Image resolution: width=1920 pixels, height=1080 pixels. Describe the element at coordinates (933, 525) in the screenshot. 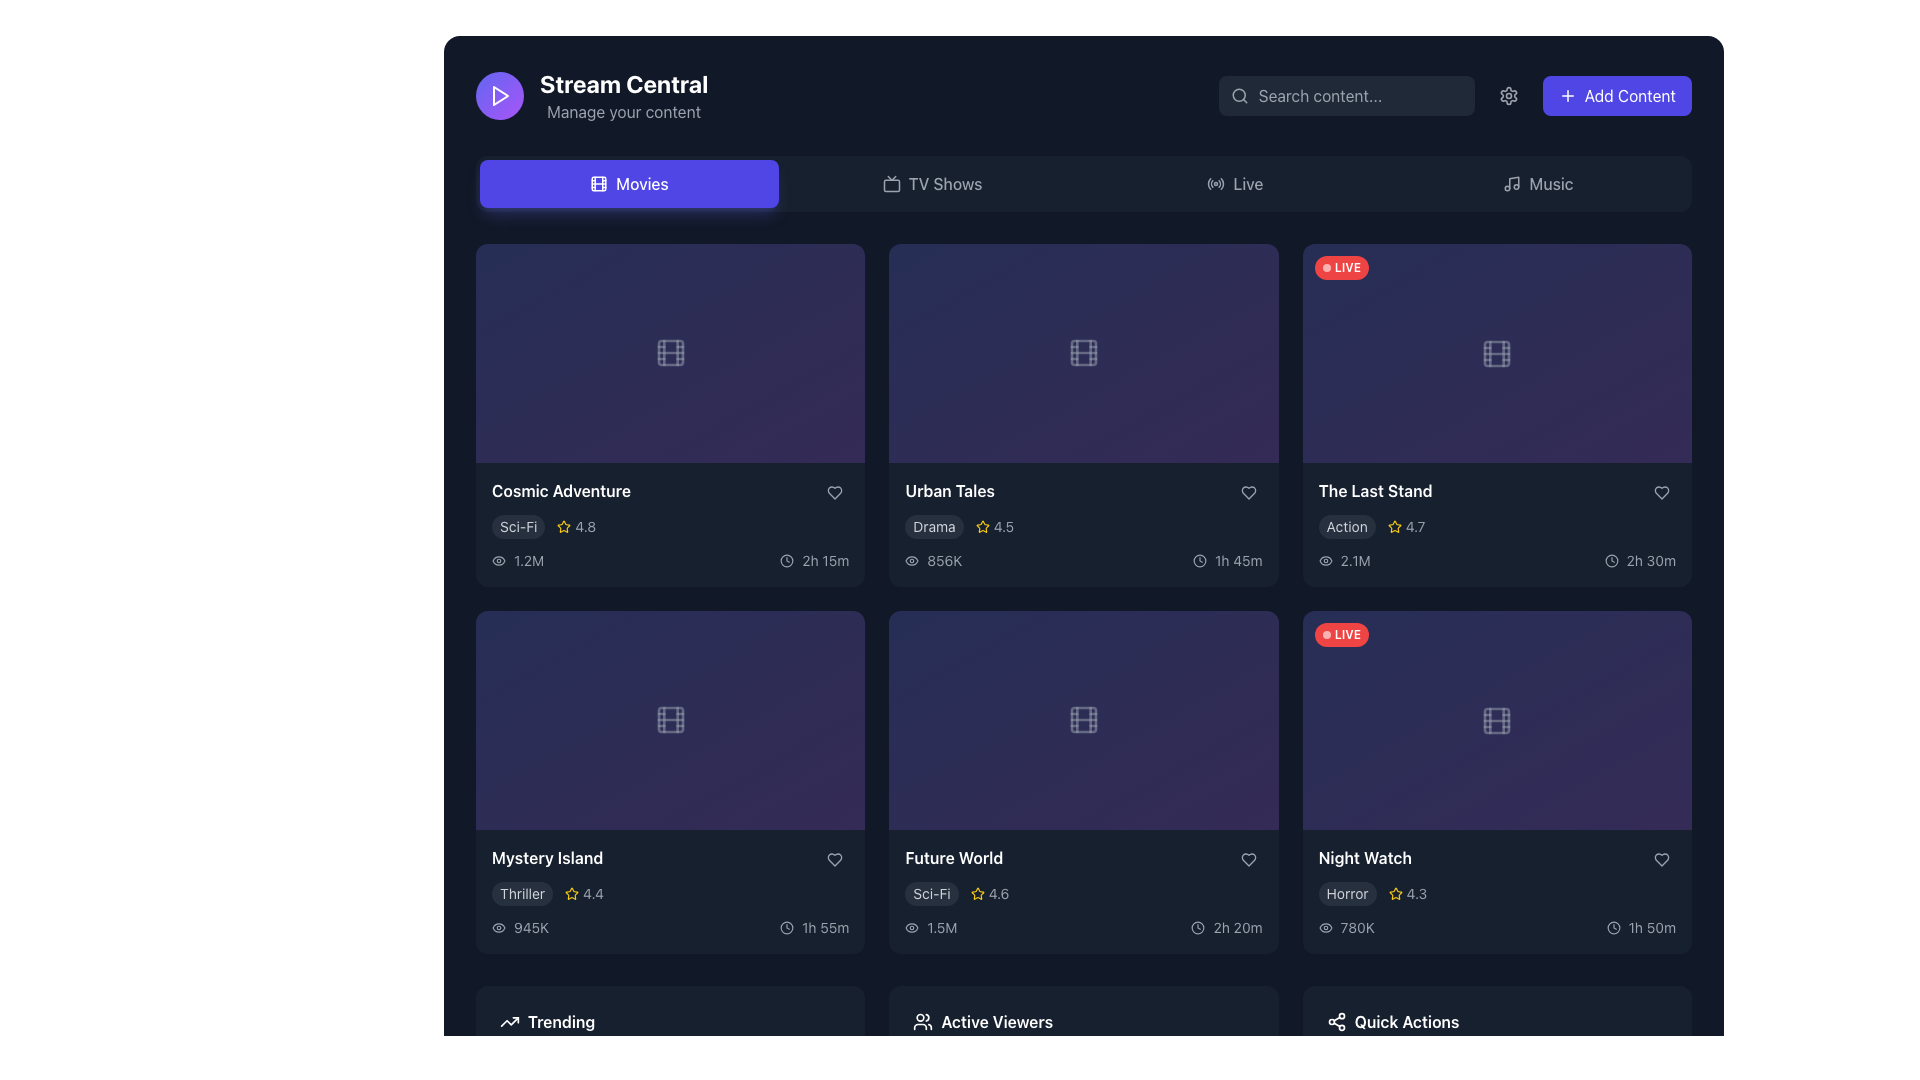

I see `the genre label indicating 'Drama', which is the leftmost element below the title 'Urban Tales'` at that location.